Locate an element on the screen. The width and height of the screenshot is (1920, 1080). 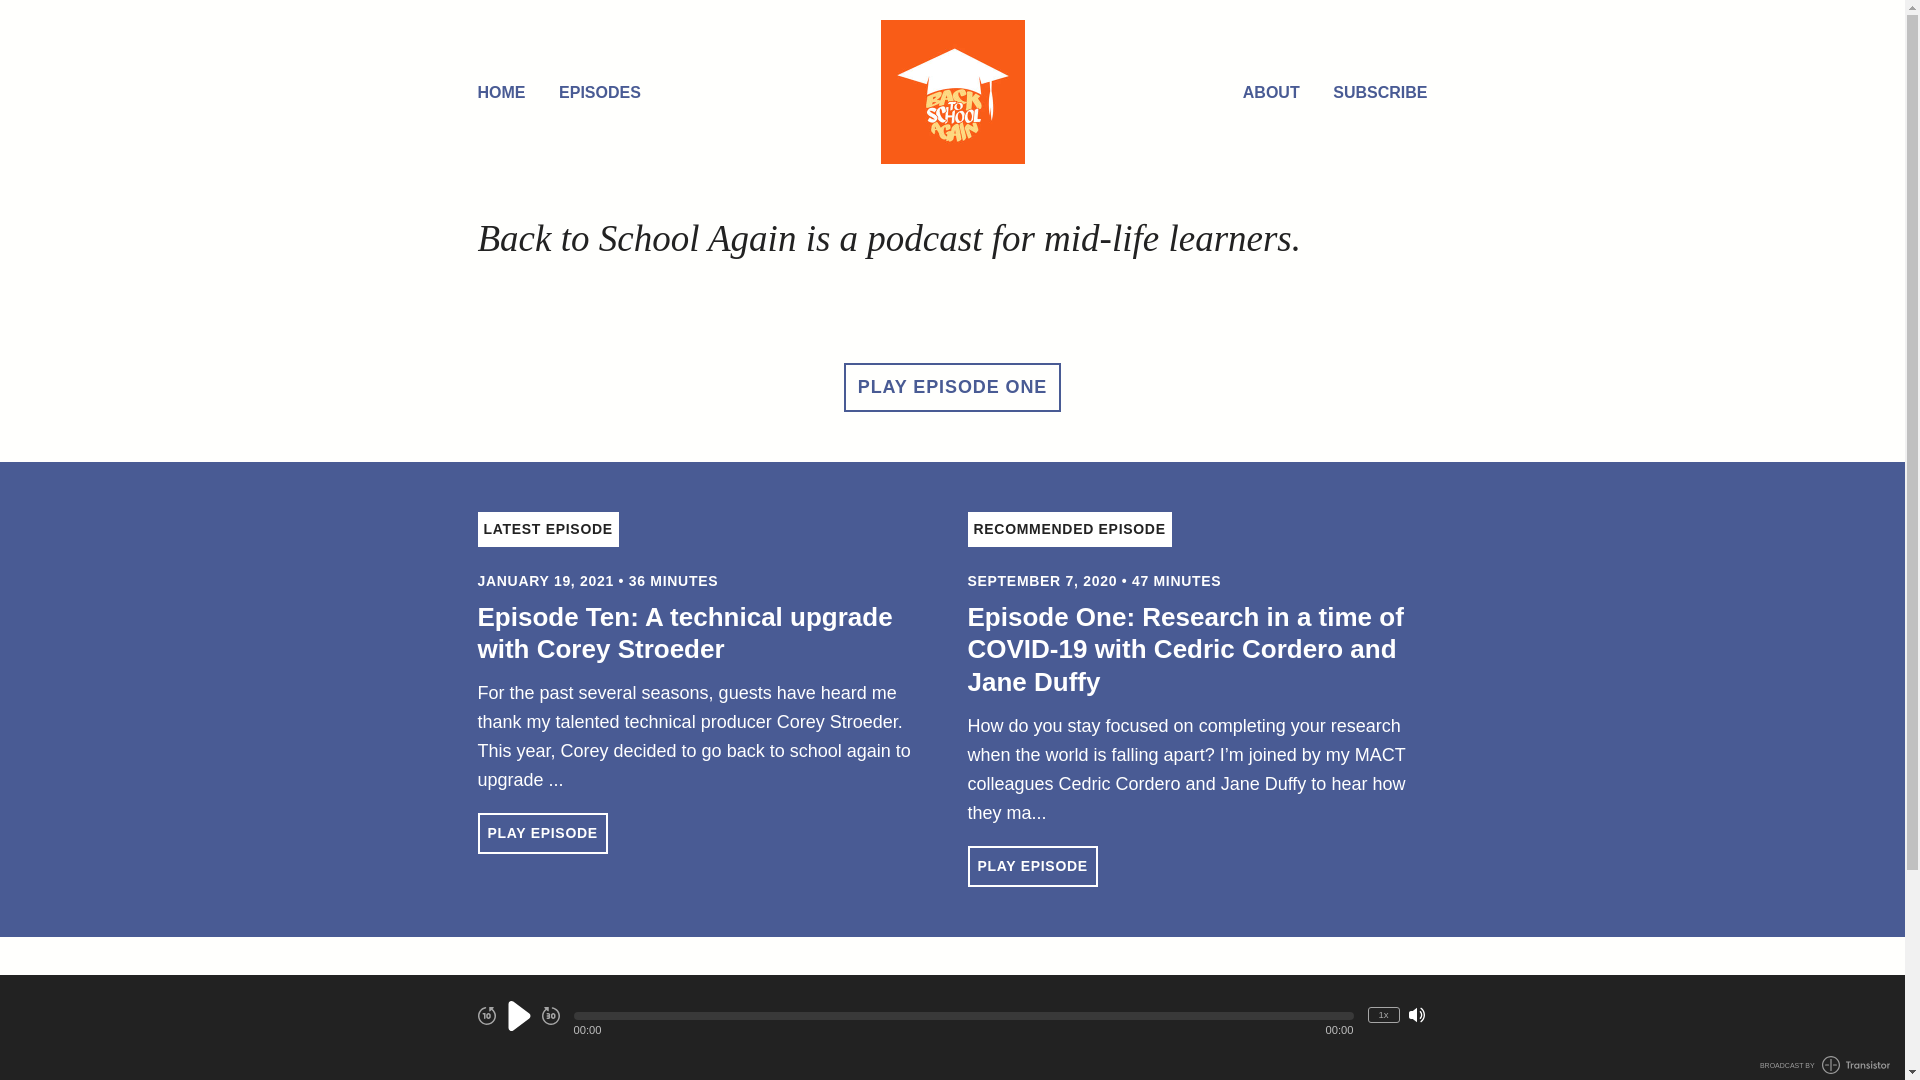
'1x' is located at coordinates (1382, 1014).